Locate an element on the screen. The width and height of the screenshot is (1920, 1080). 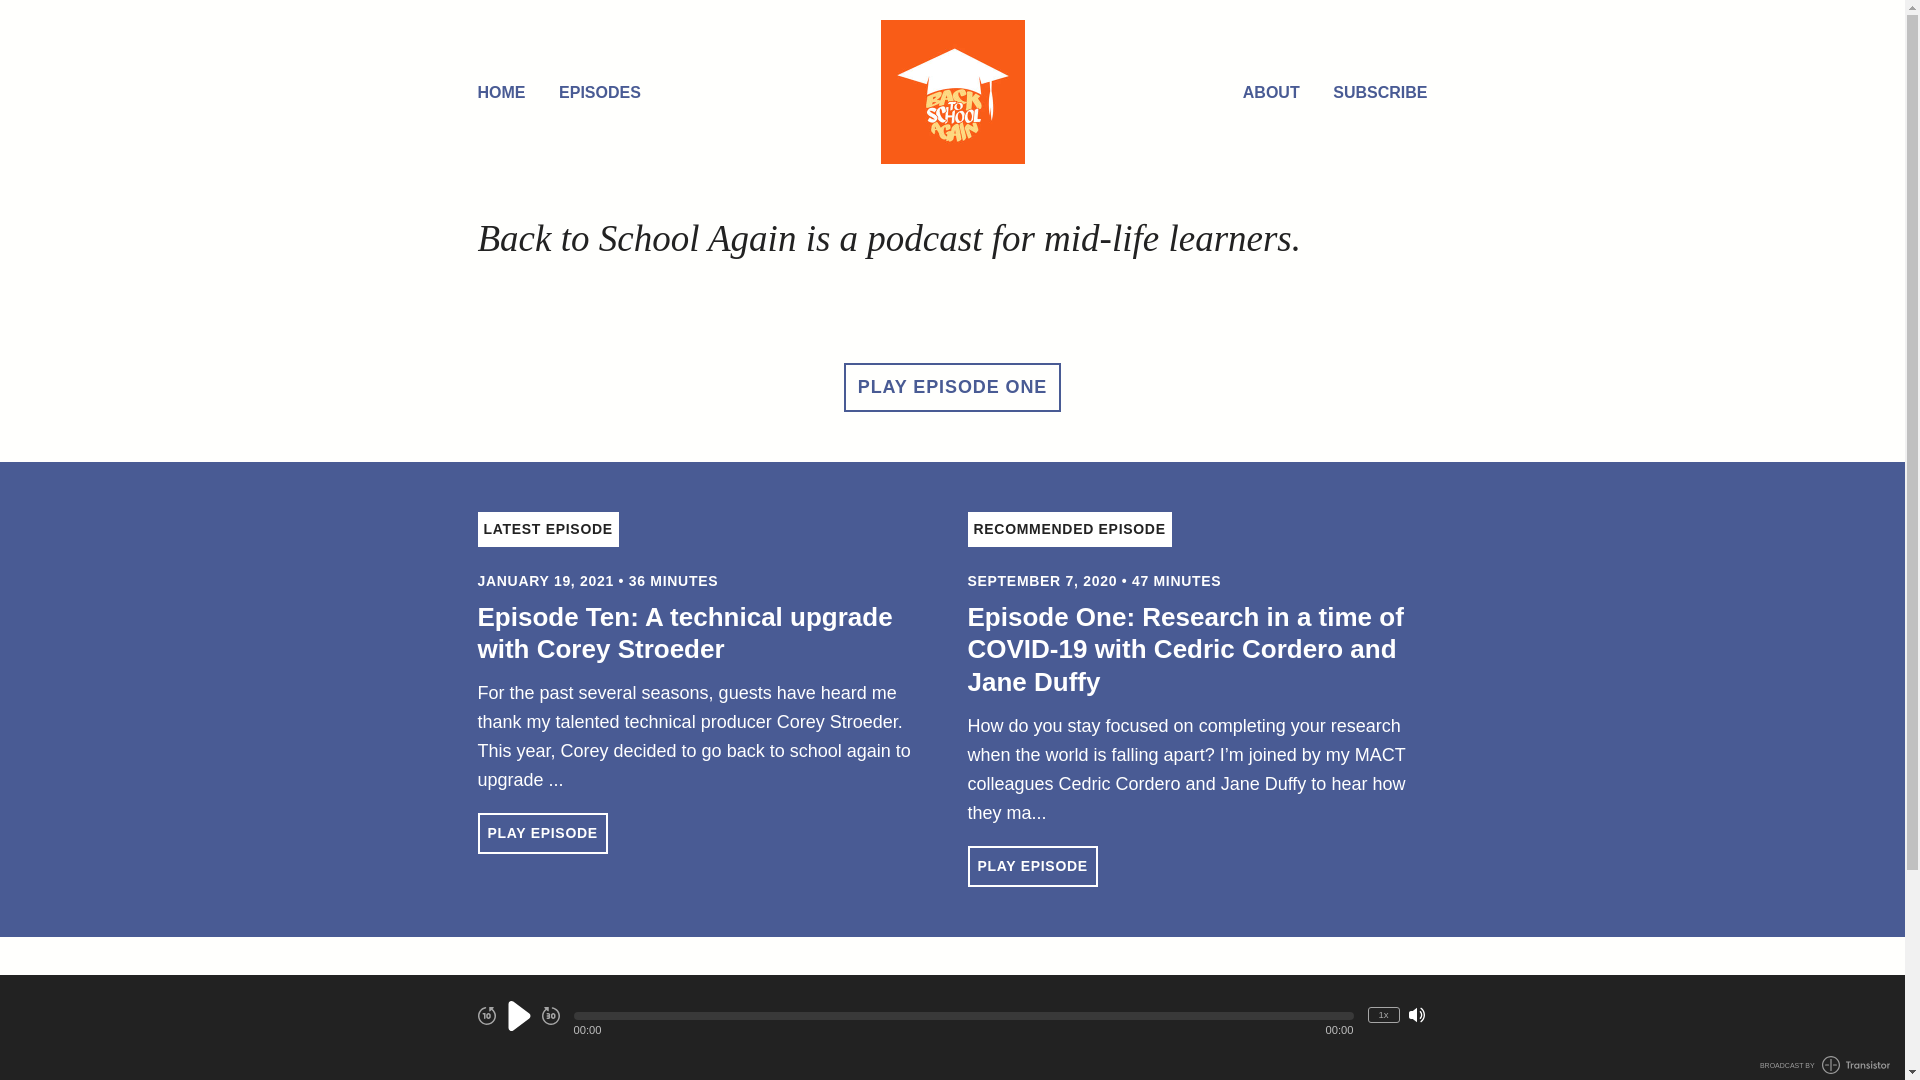
'1x' is located at coordinates (1382, 1014).